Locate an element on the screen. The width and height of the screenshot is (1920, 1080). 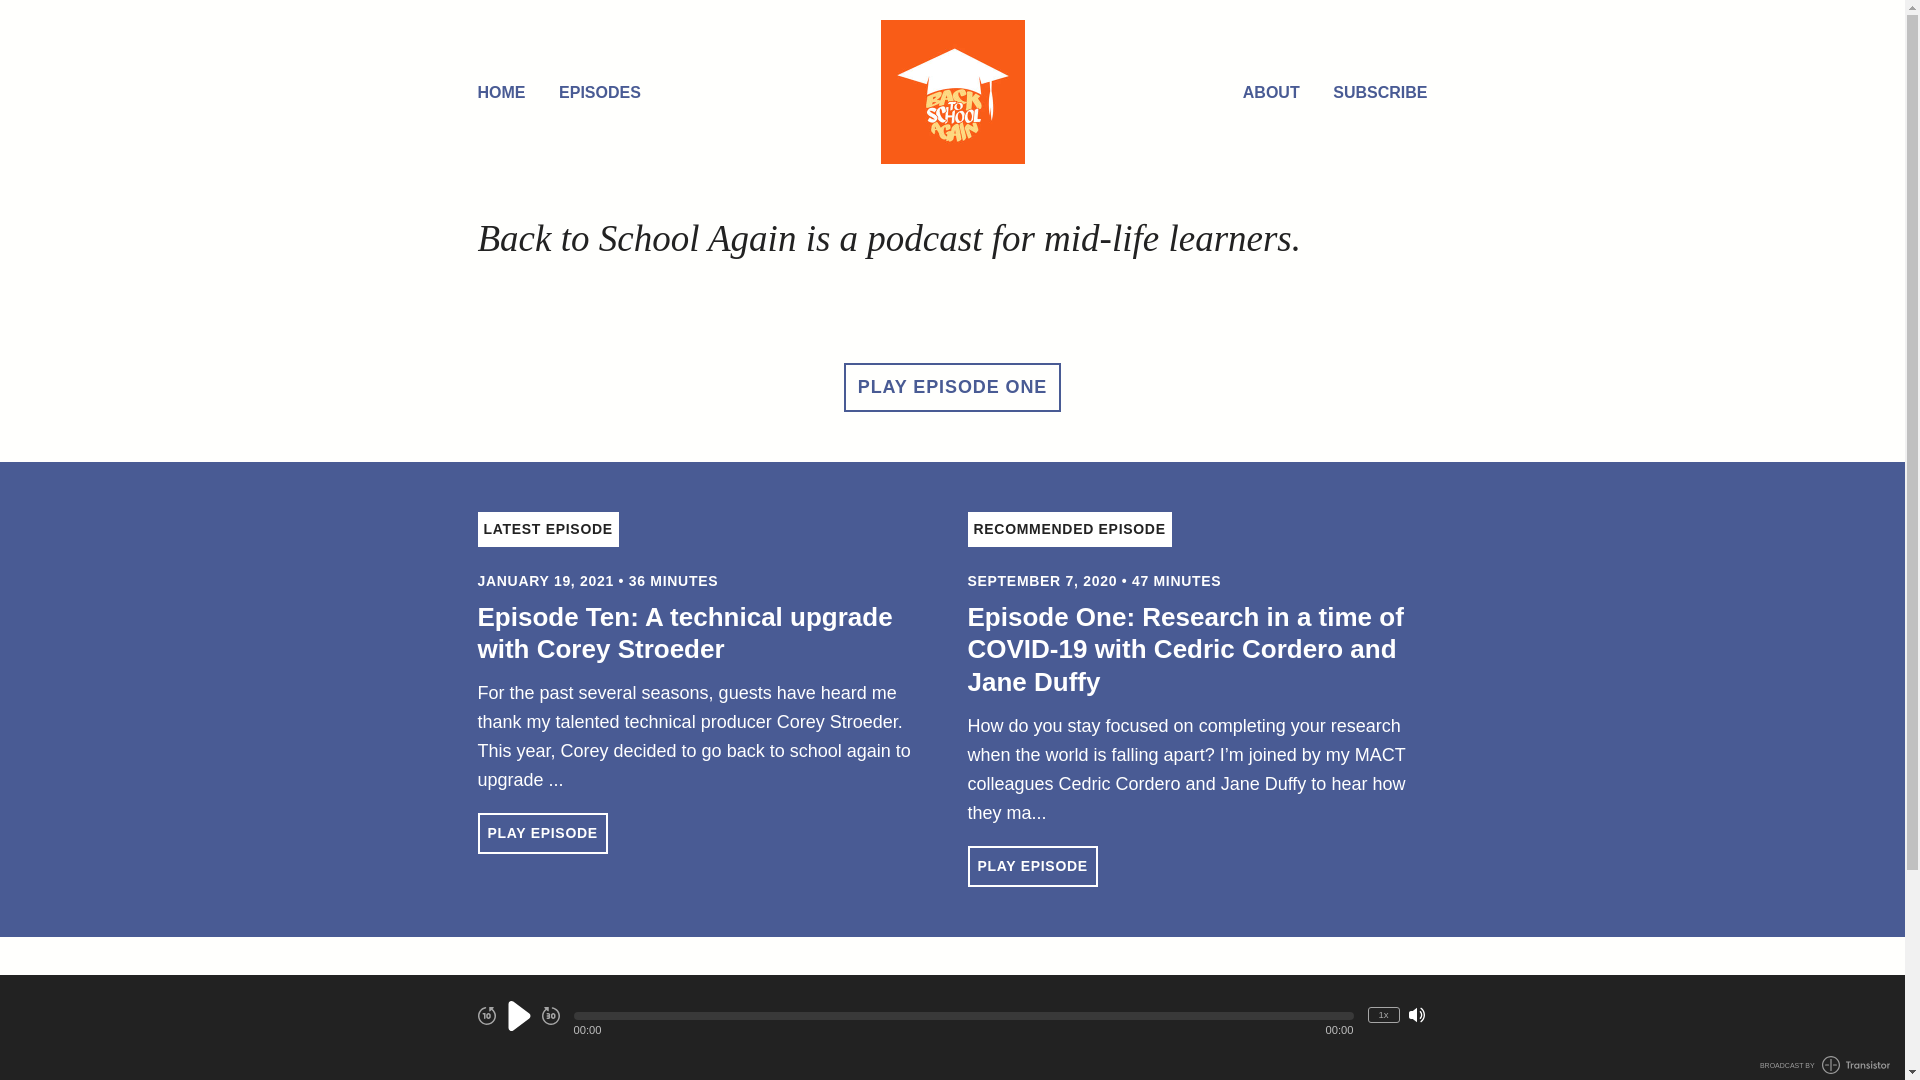
'1x' is located at coordinates (1382, 1014).